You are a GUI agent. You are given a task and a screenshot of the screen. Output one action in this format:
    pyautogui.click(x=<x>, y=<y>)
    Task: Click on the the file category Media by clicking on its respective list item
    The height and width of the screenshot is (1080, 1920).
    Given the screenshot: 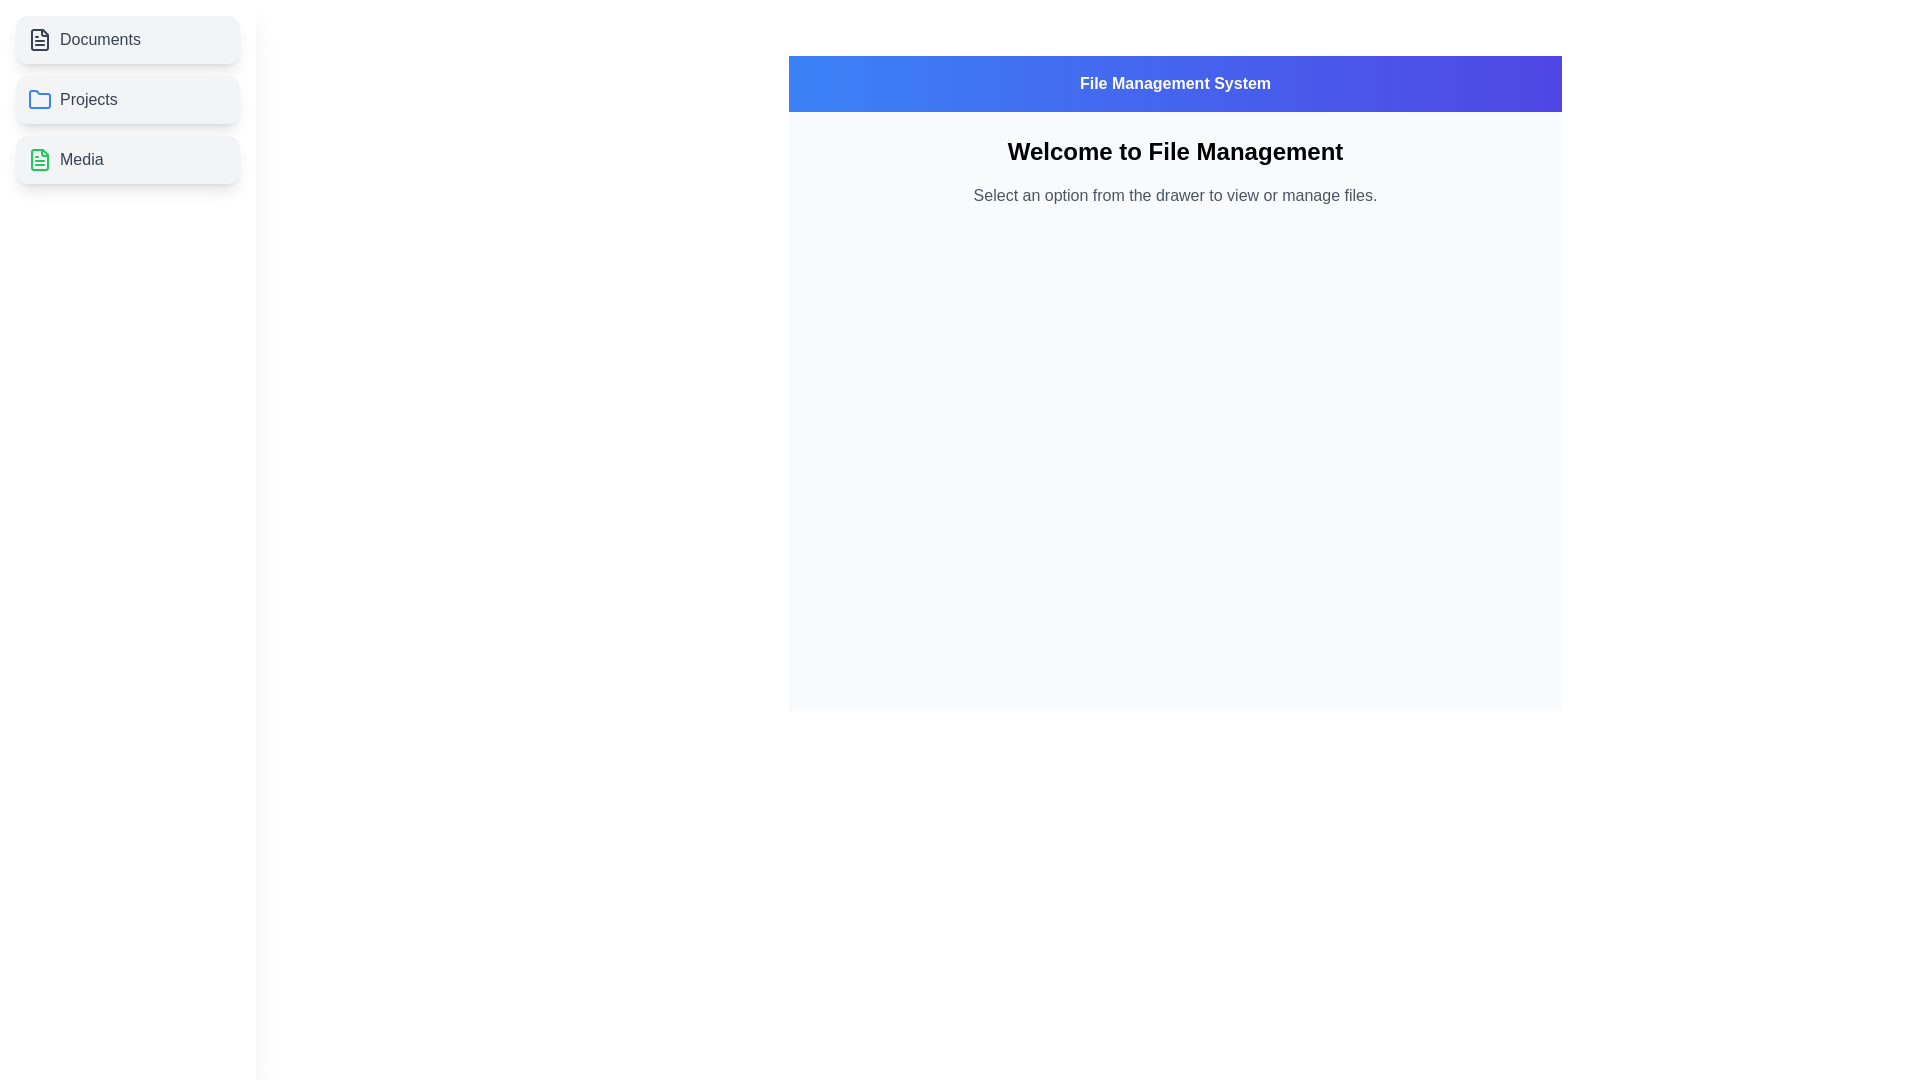 What is the action you would take?
    pyautogui.click(x=127, y=158)
    